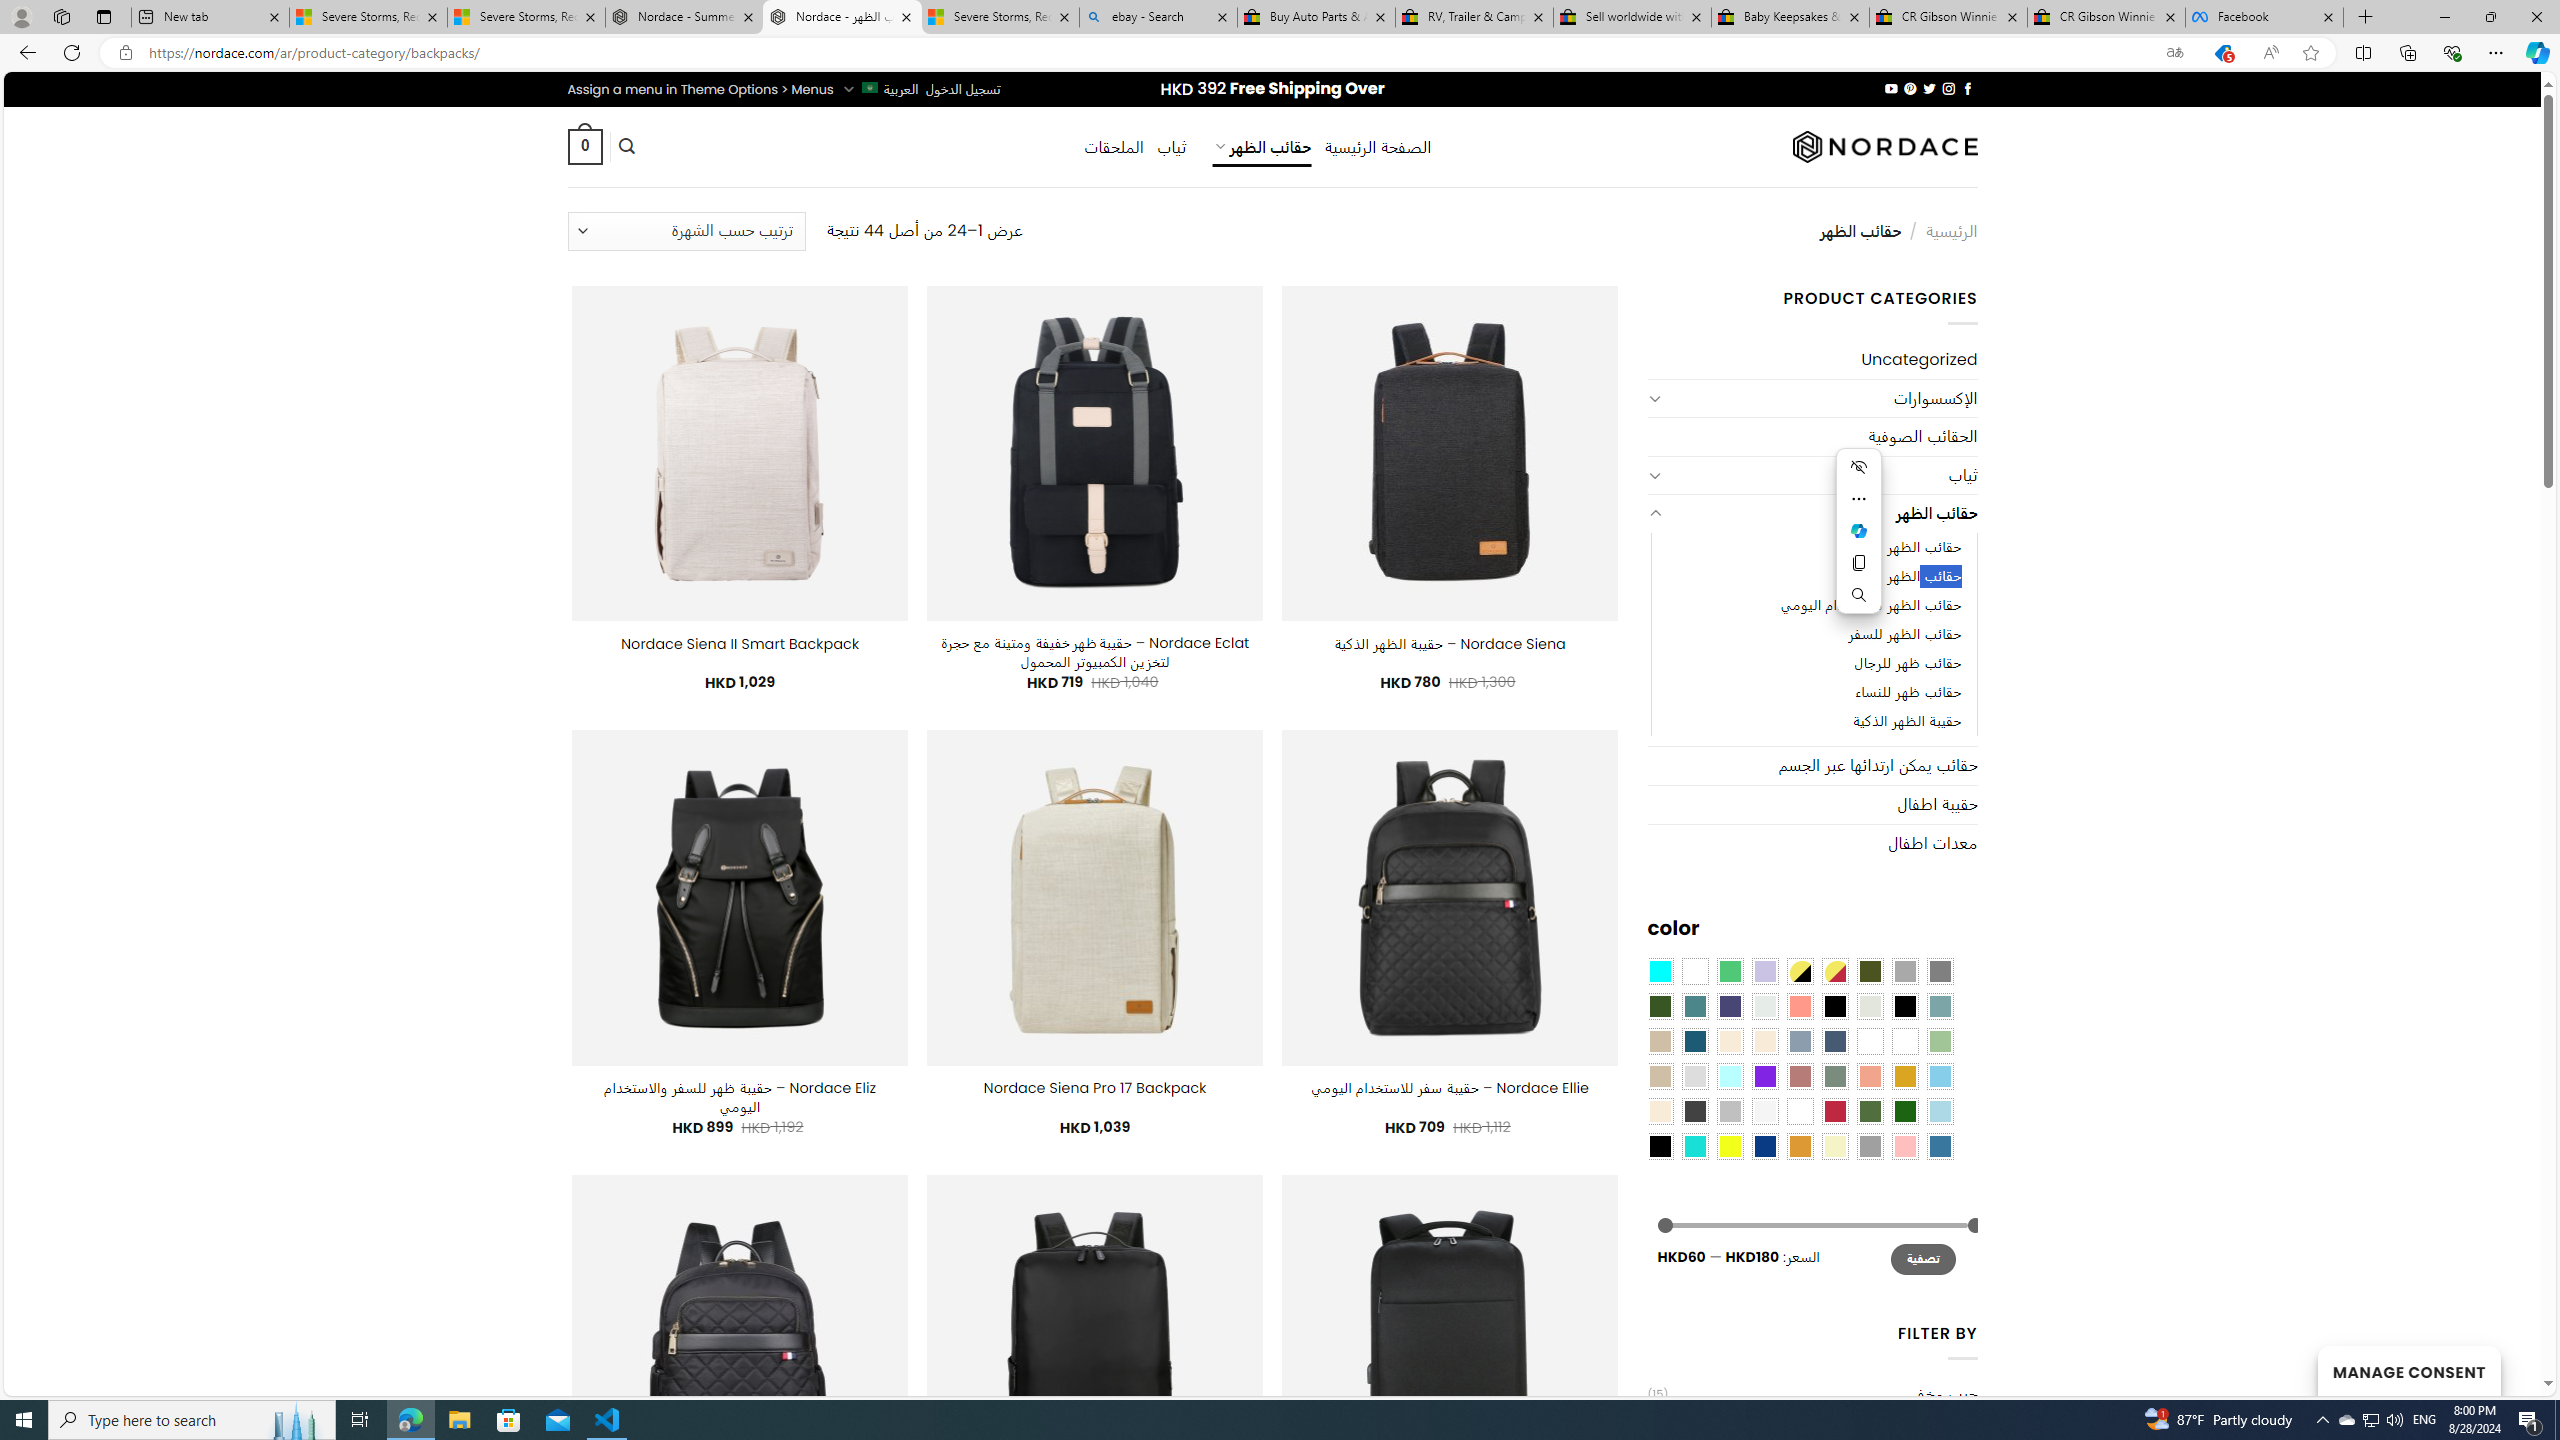 The image size is (2560, 1440). What do you see at coordinates (1834, 1041) in the screenshot?
I see `'Hale Navy'` at bounding box center [1834, 1041].